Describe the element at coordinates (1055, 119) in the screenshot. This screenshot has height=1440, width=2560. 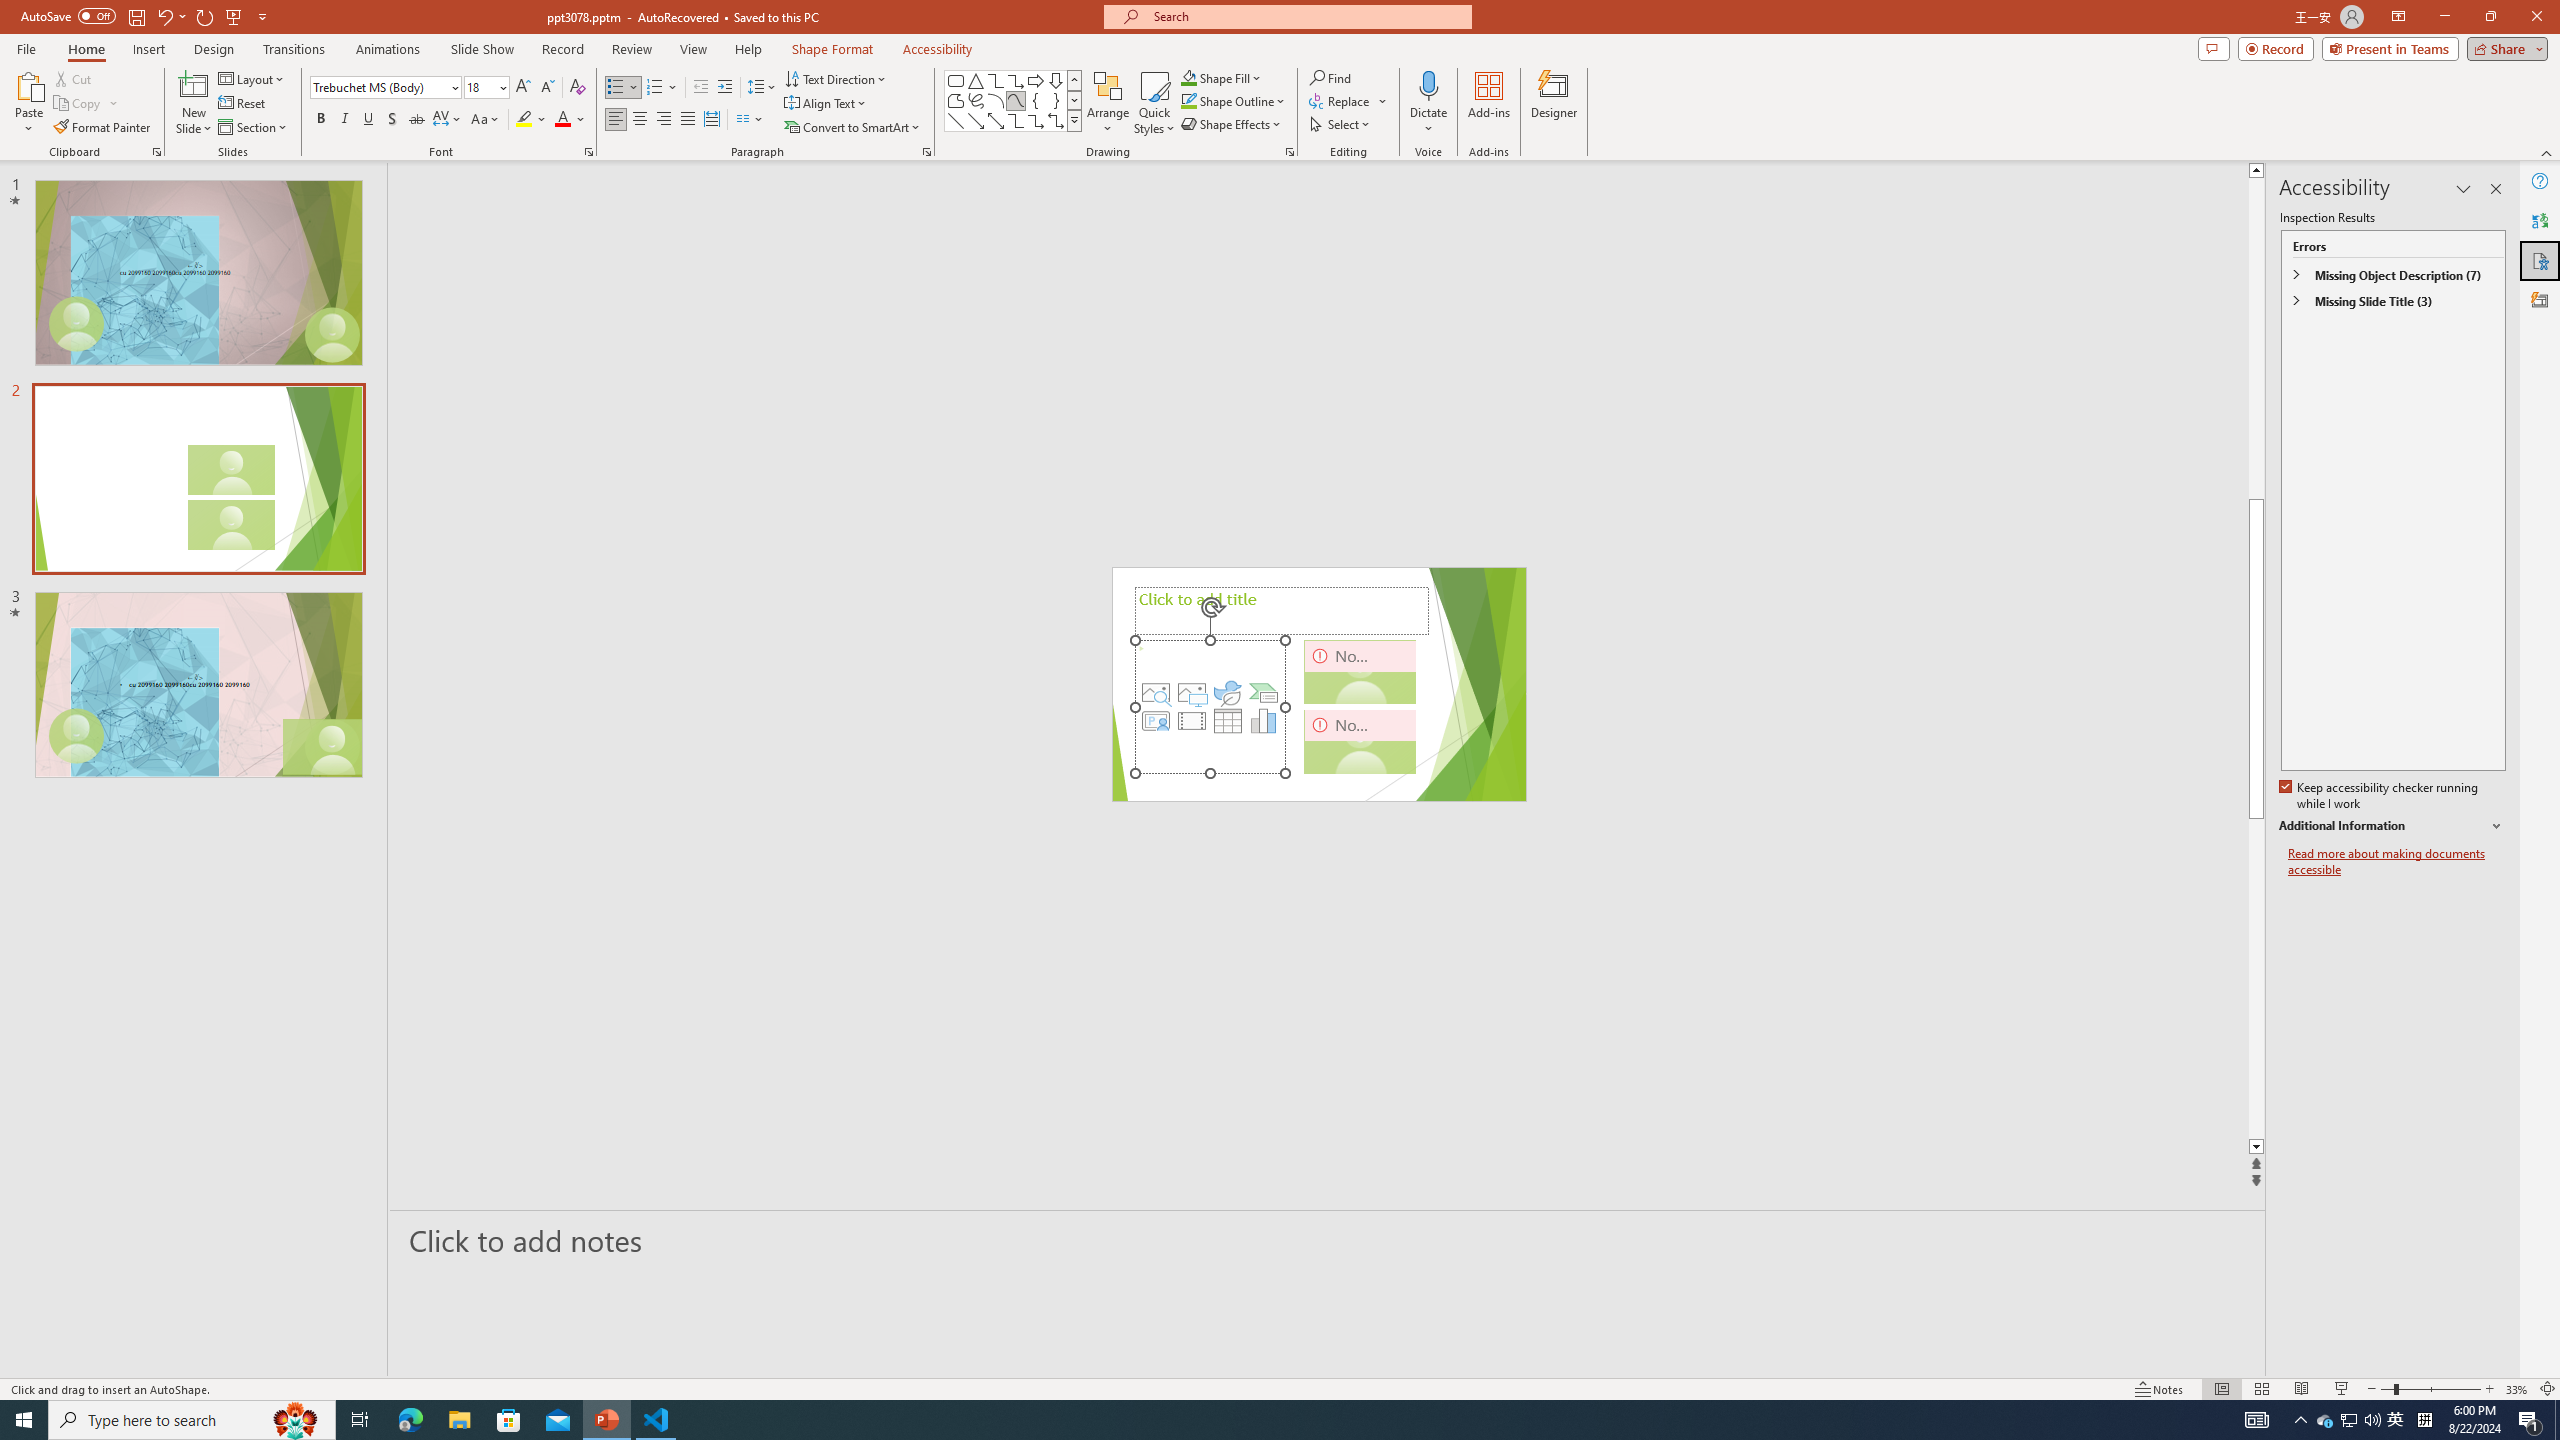
I see `'Connector: Elbow Double-Arrow'` at that location.